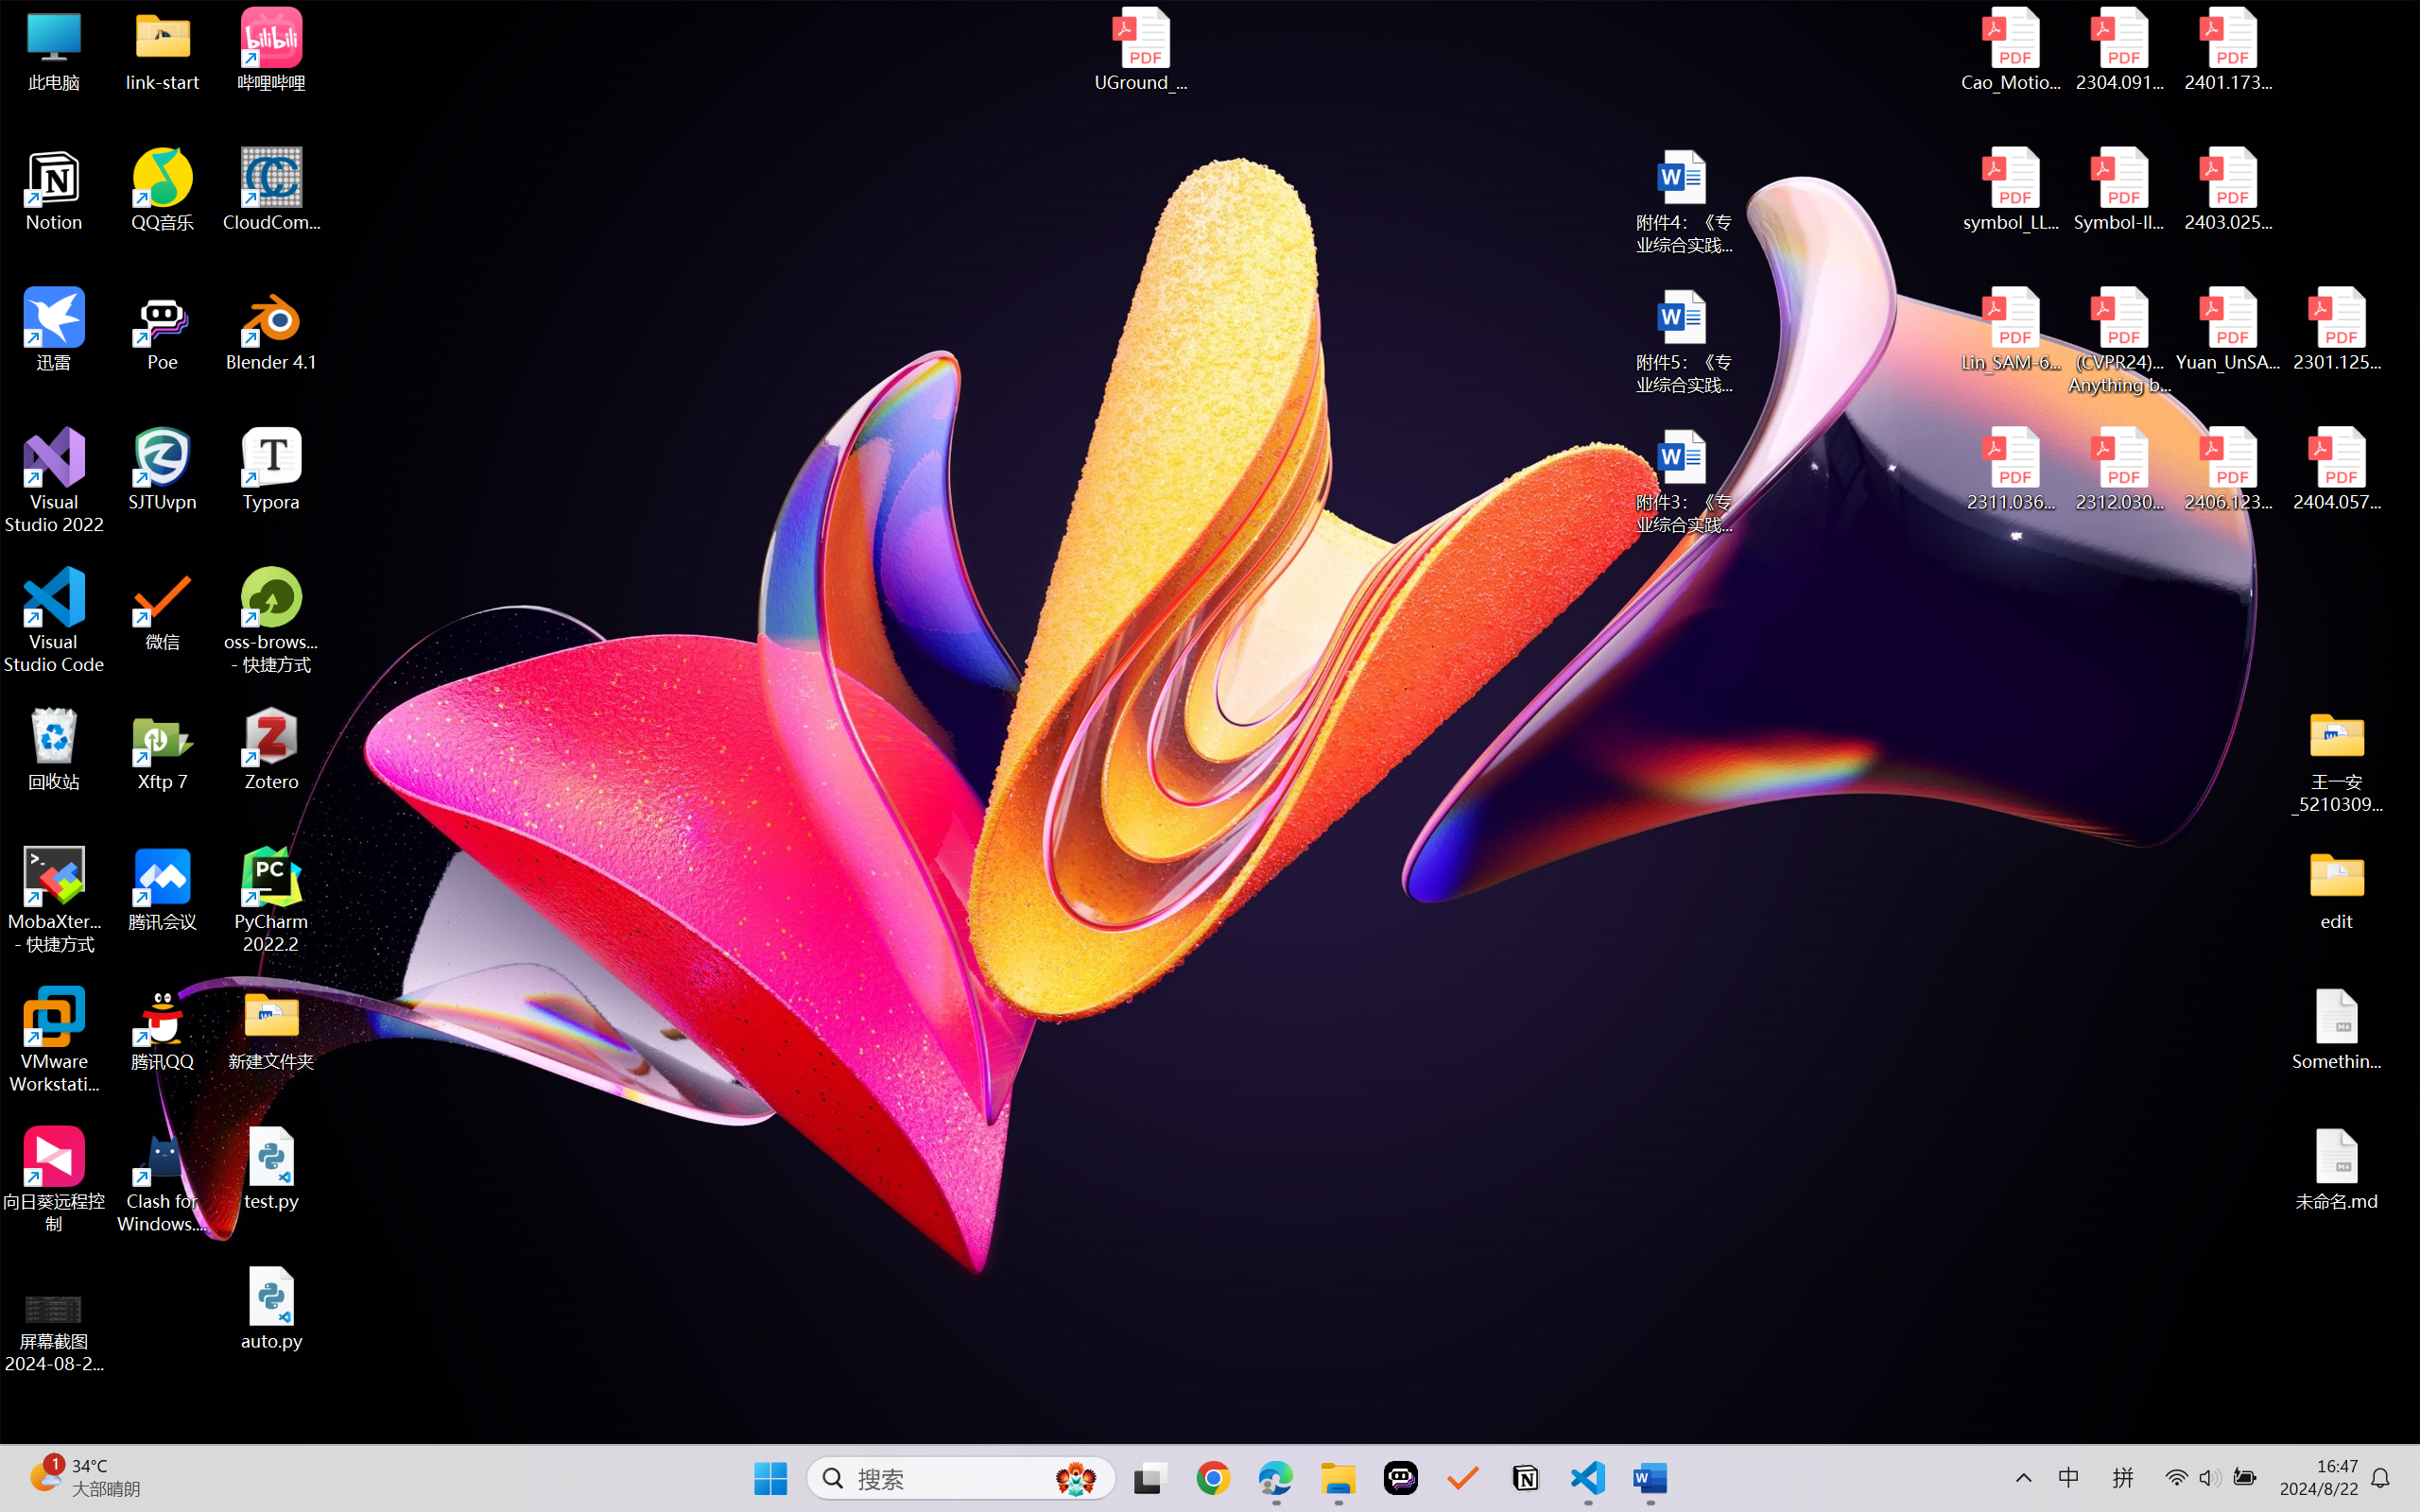 The width and height of the screenshot is (2420, 1512). Describe the element at coordinates (163, 469) in the screenshot. I see `'SJTUvpn'` at that location.